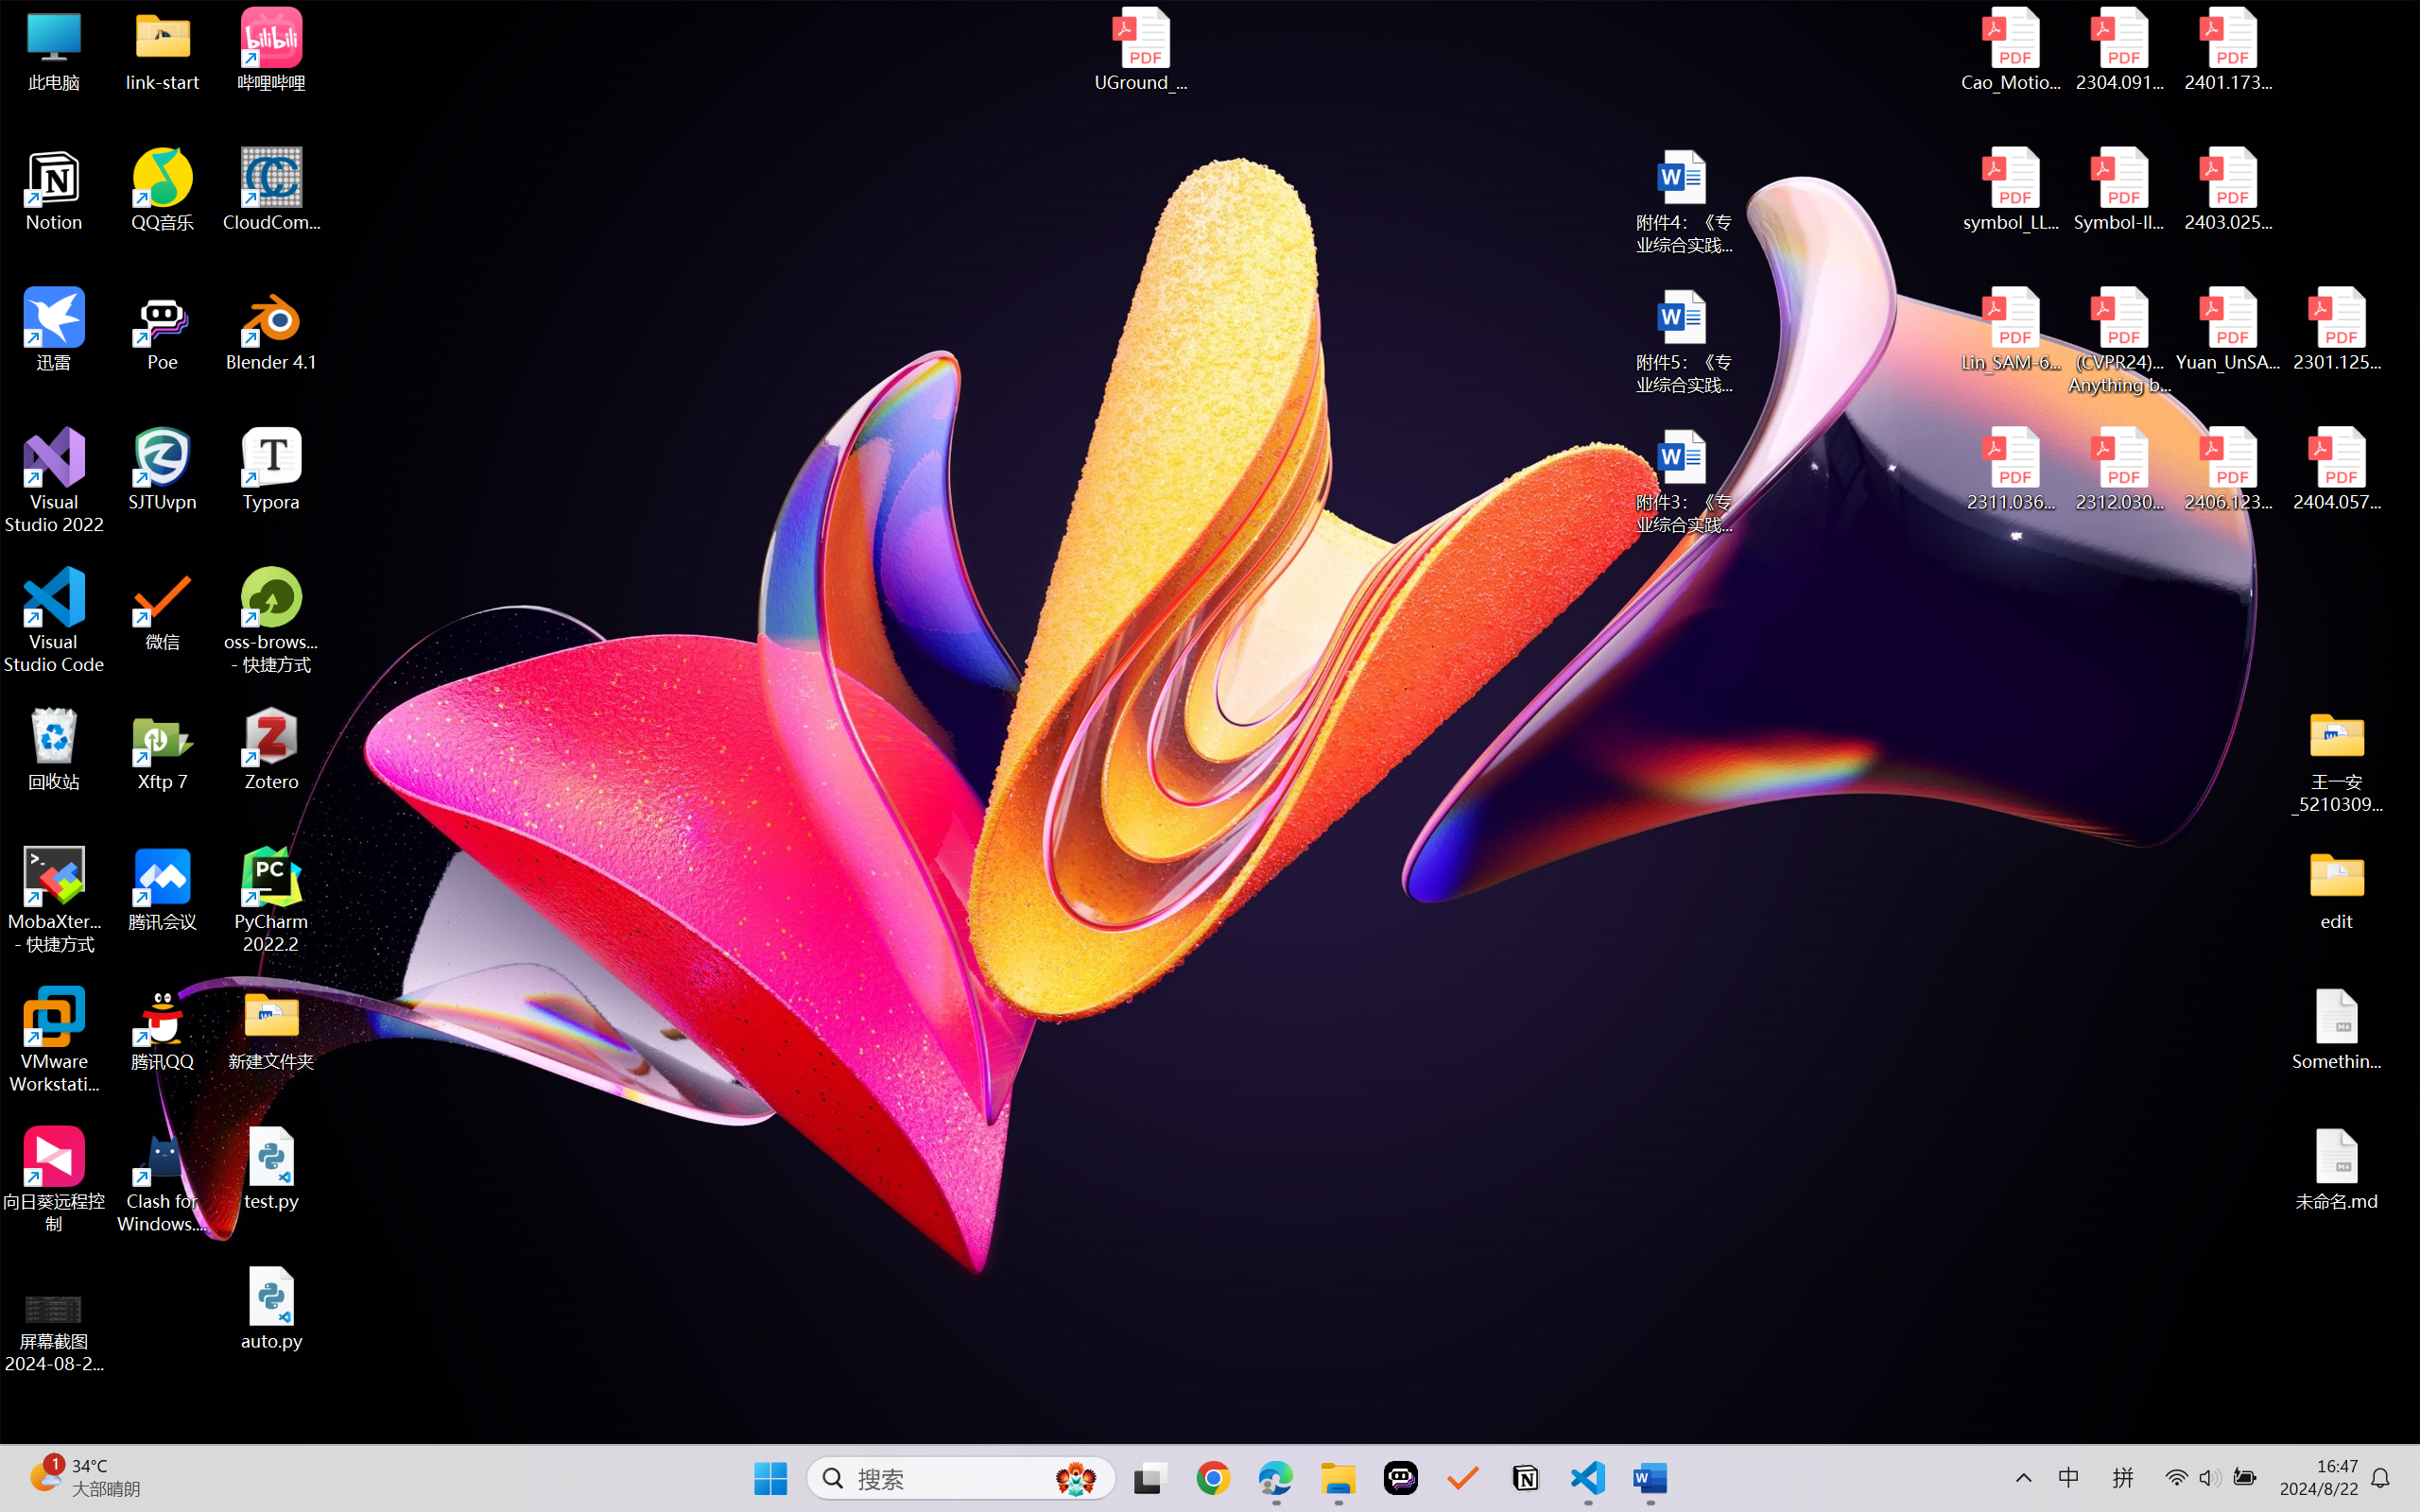 The width and height of the screenshot is (2420, 1512). Describe the element at coordinates (163, 469) in the screenshot. I see `'SJTUvpn'` at that location.